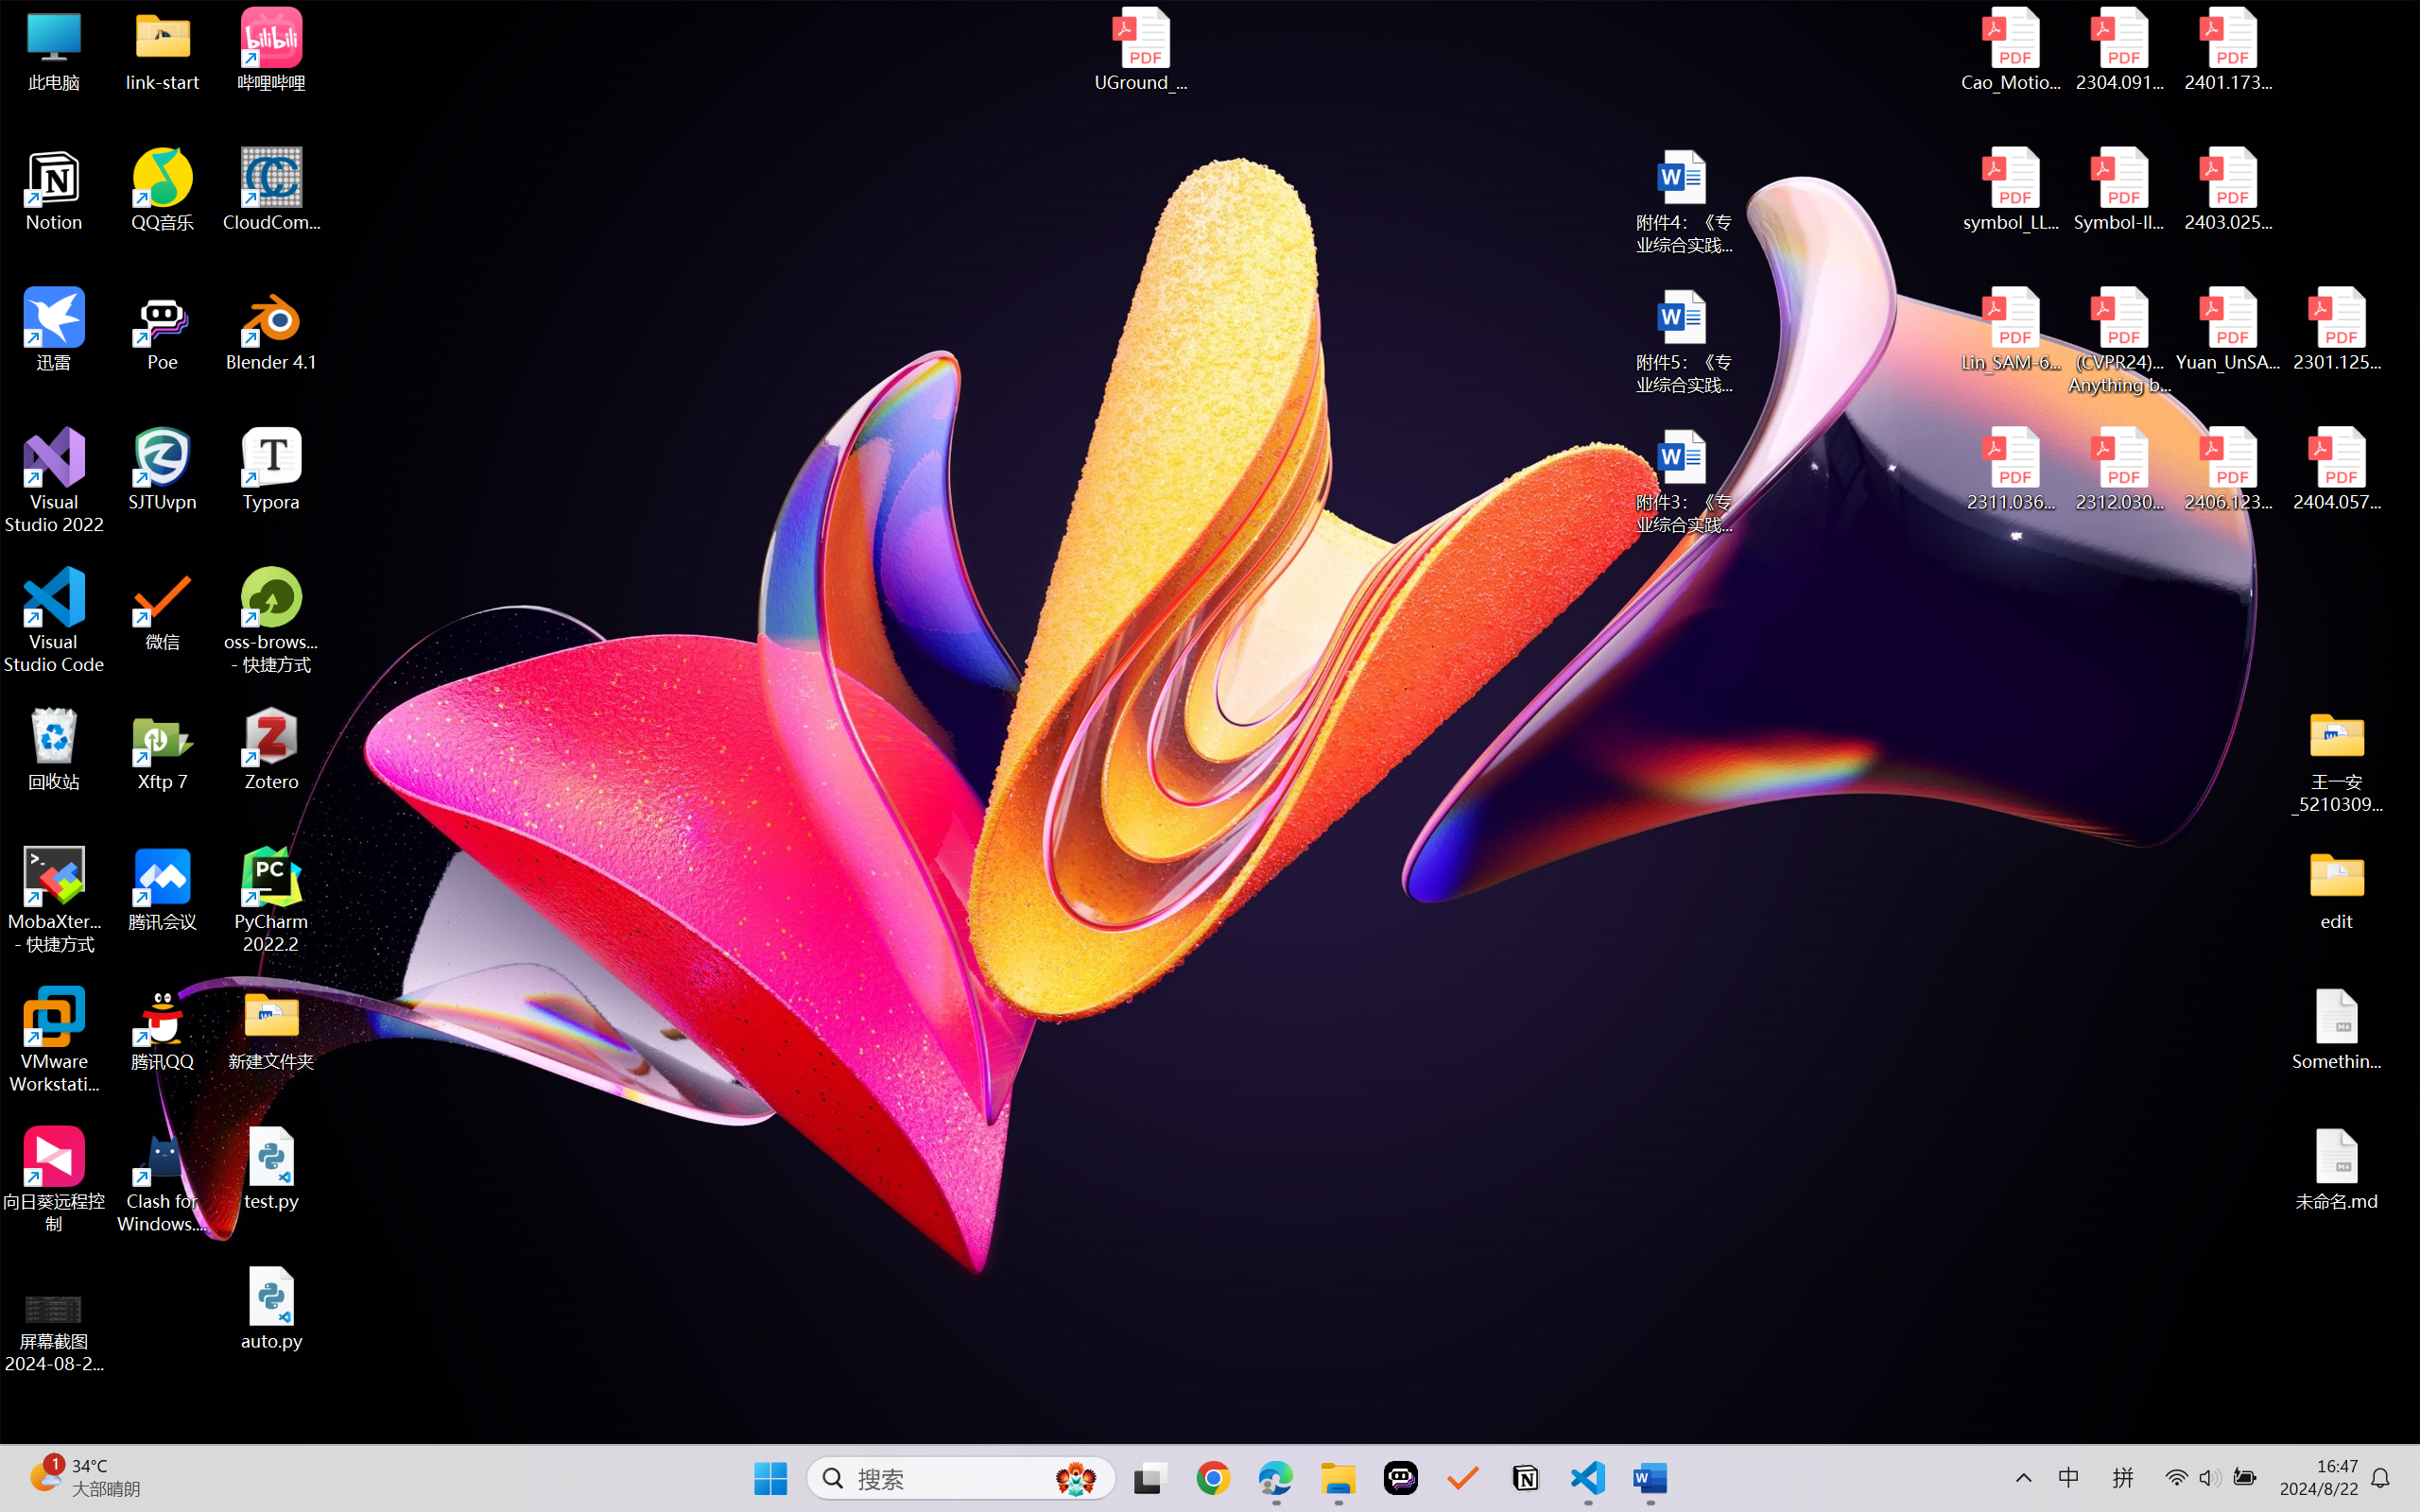 The width and height of the screenshot is (2420, 1512). Describe the element at coordinates (163, 469) in the screenshot. I see `'SJTUvpn'` at that location.